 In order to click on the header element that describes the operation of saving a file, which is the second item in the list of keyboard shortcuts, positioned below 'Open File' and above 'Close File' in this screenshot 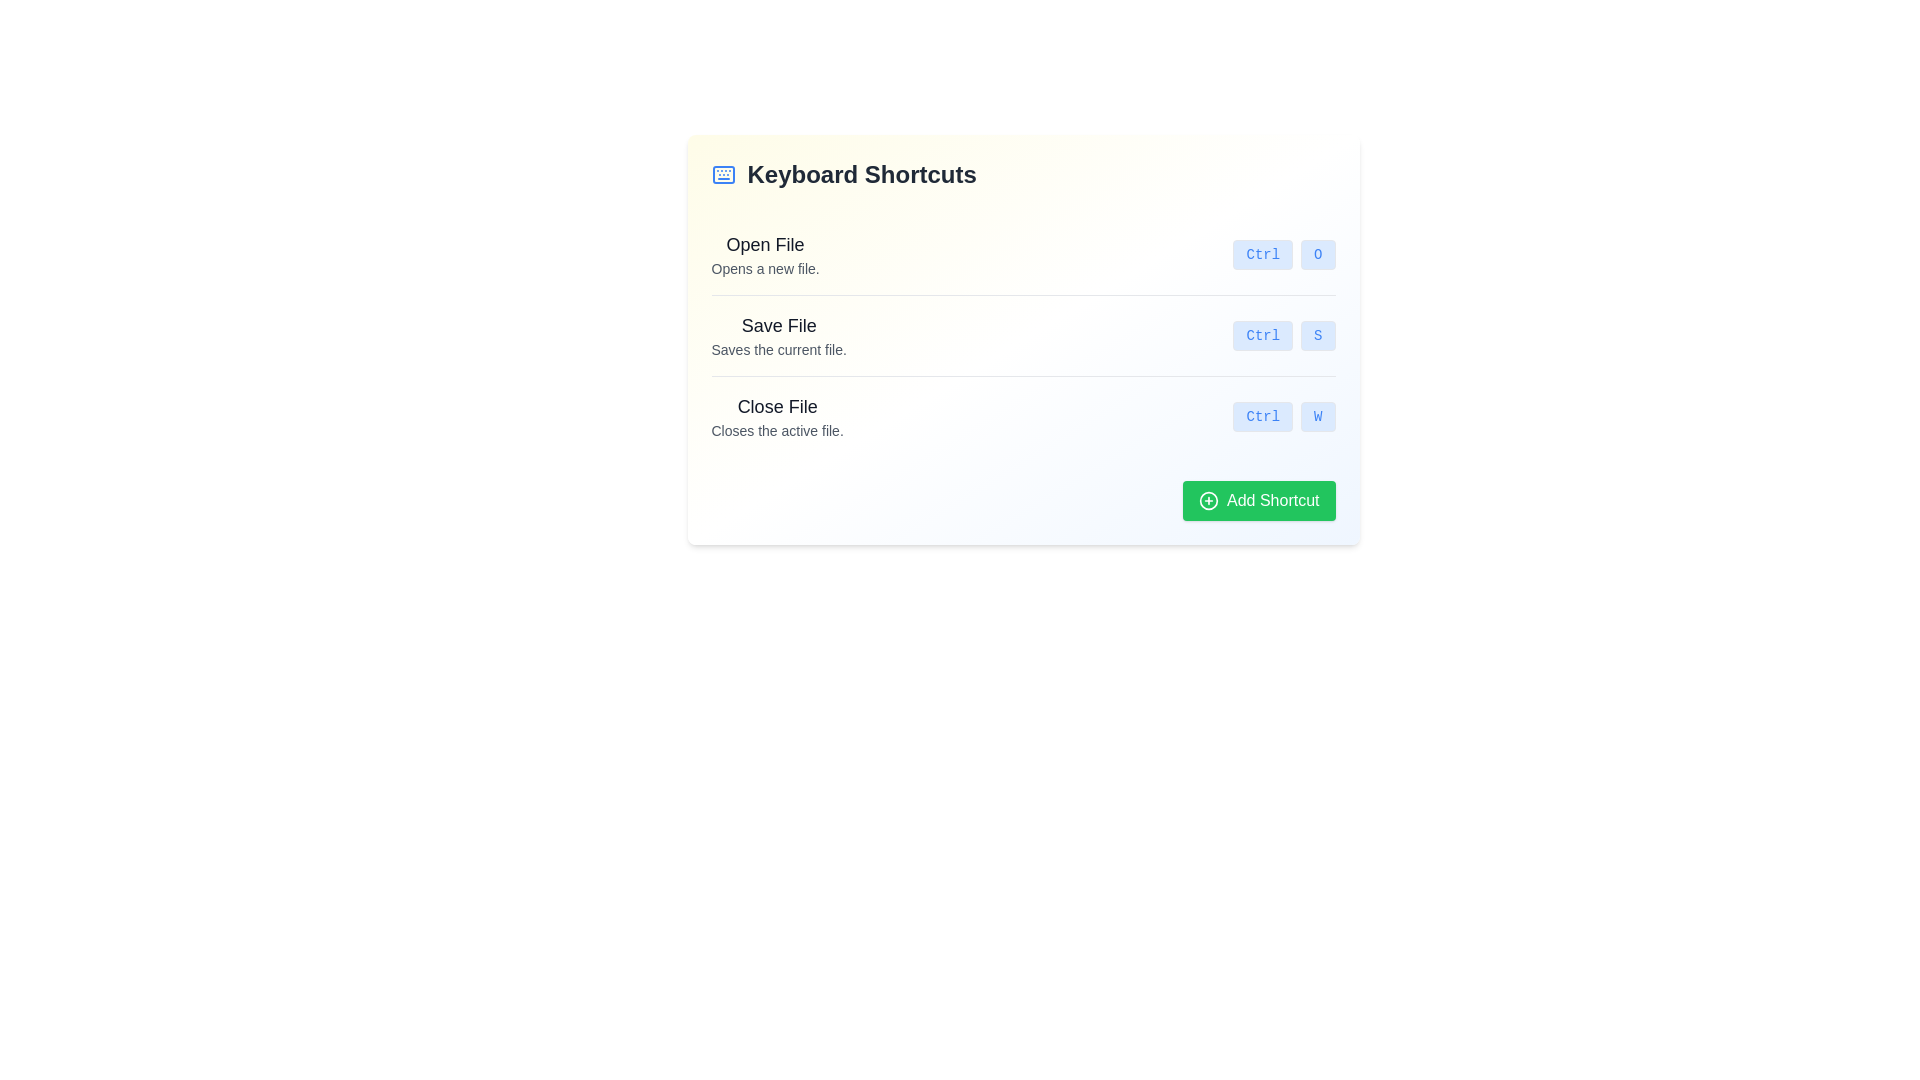, I will do `click(778, 334)`.